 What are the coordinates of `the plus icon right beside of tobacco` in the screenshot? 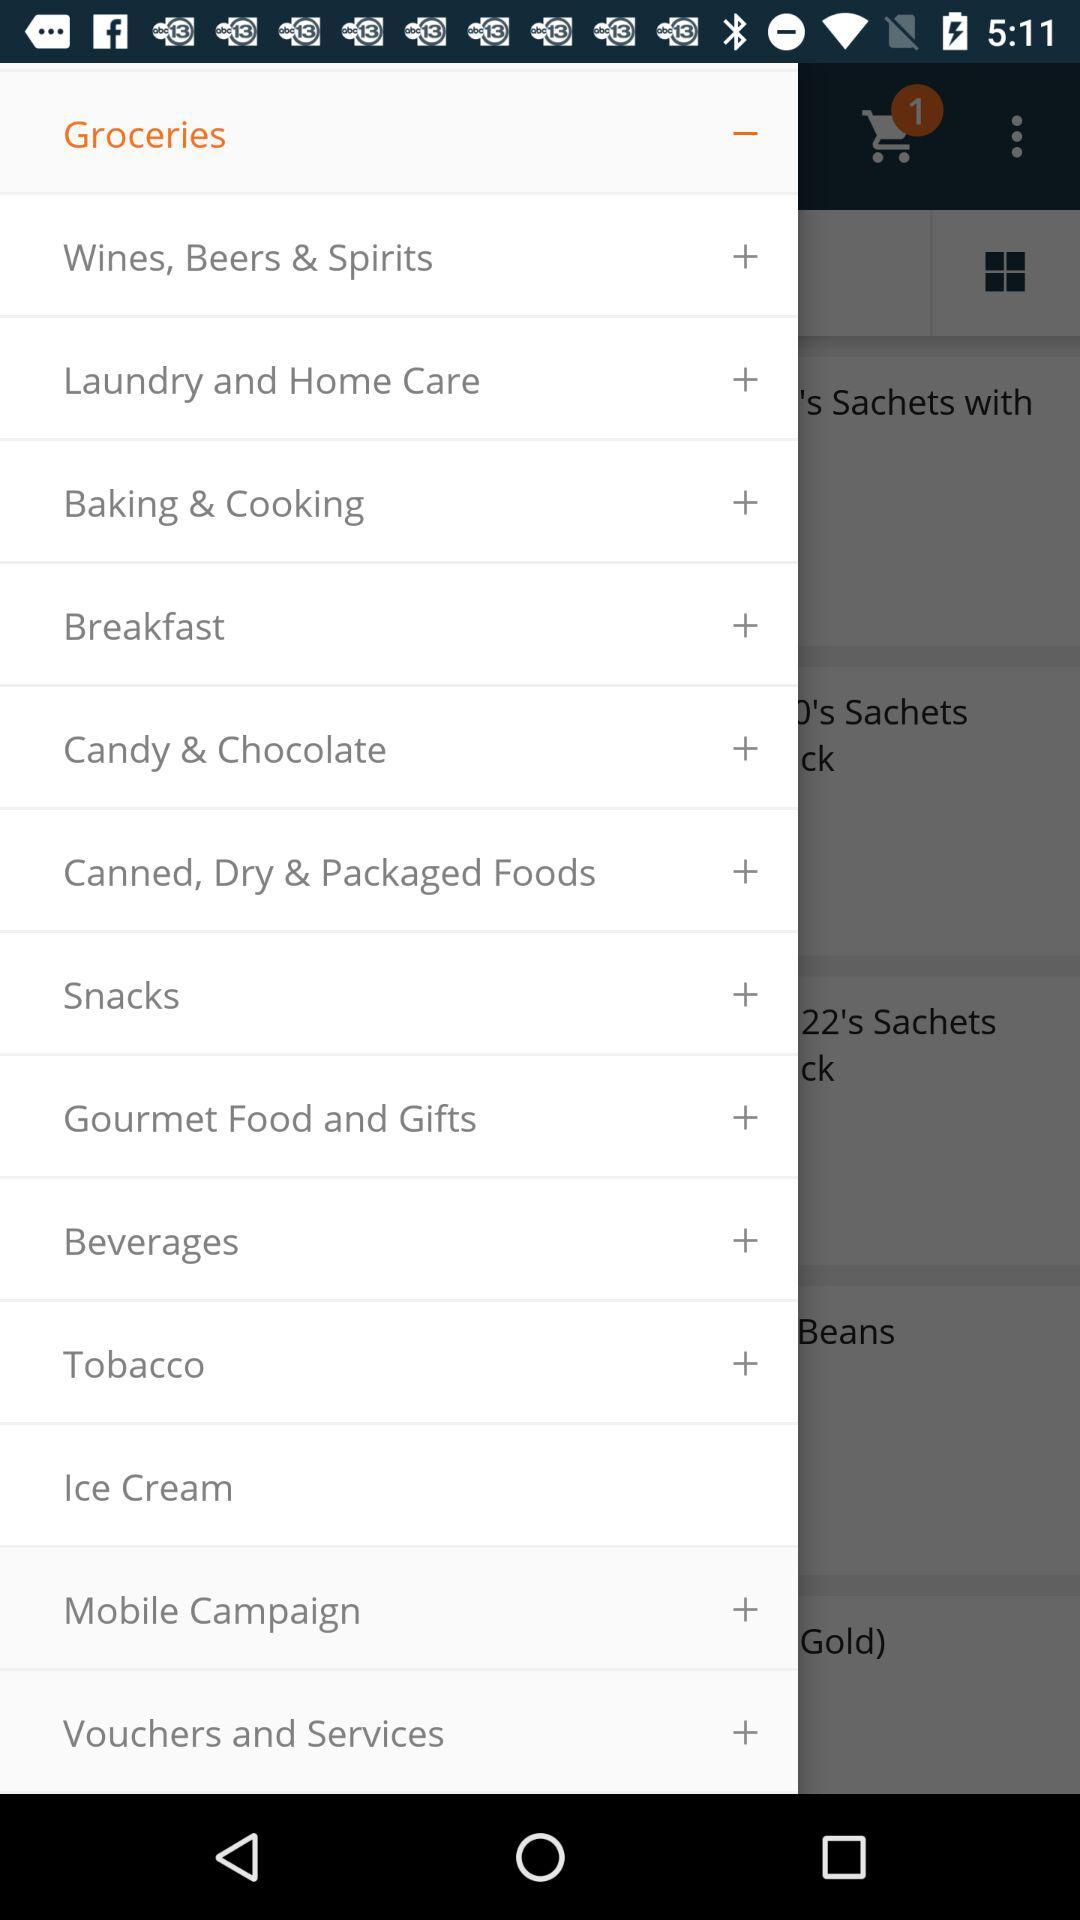 It's located at (745, 1362).